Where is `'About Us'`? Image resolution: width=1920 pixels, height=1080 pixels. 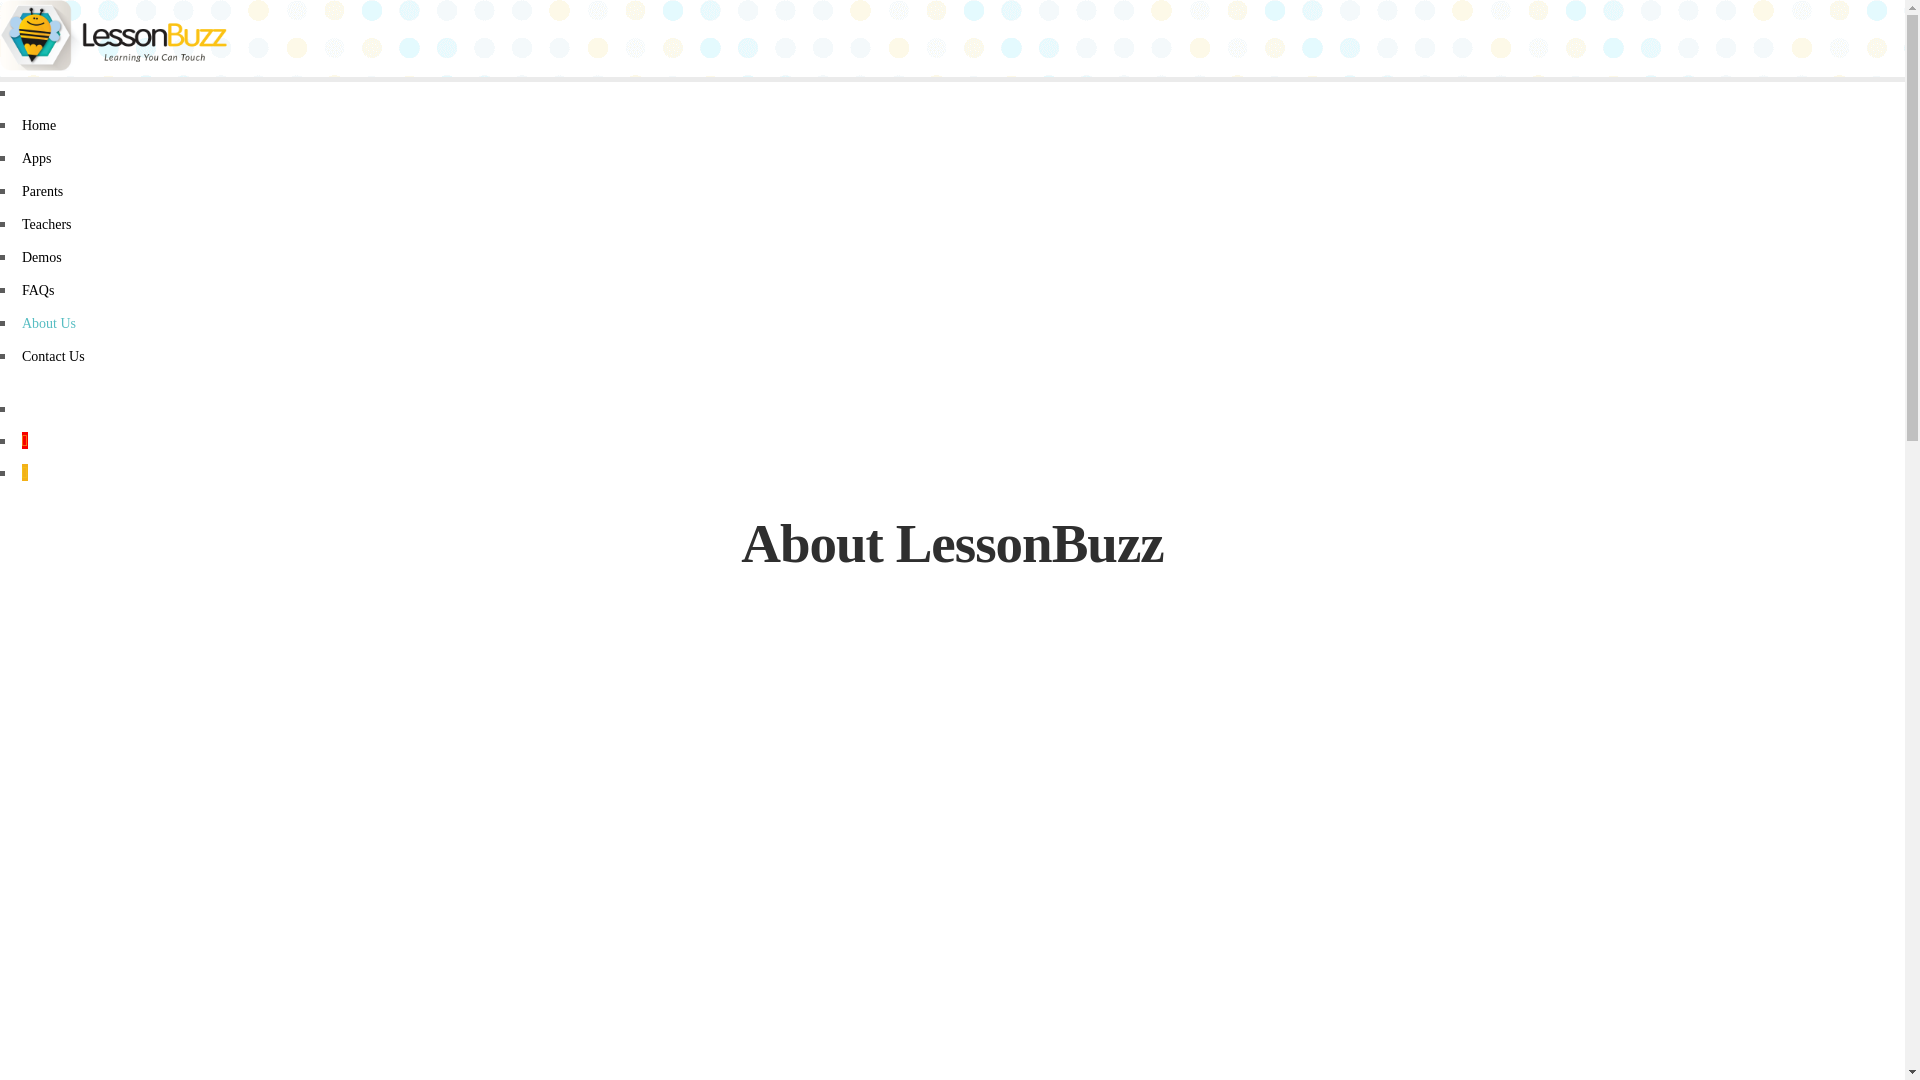 'About Us' is located at coordinates (22, 322).